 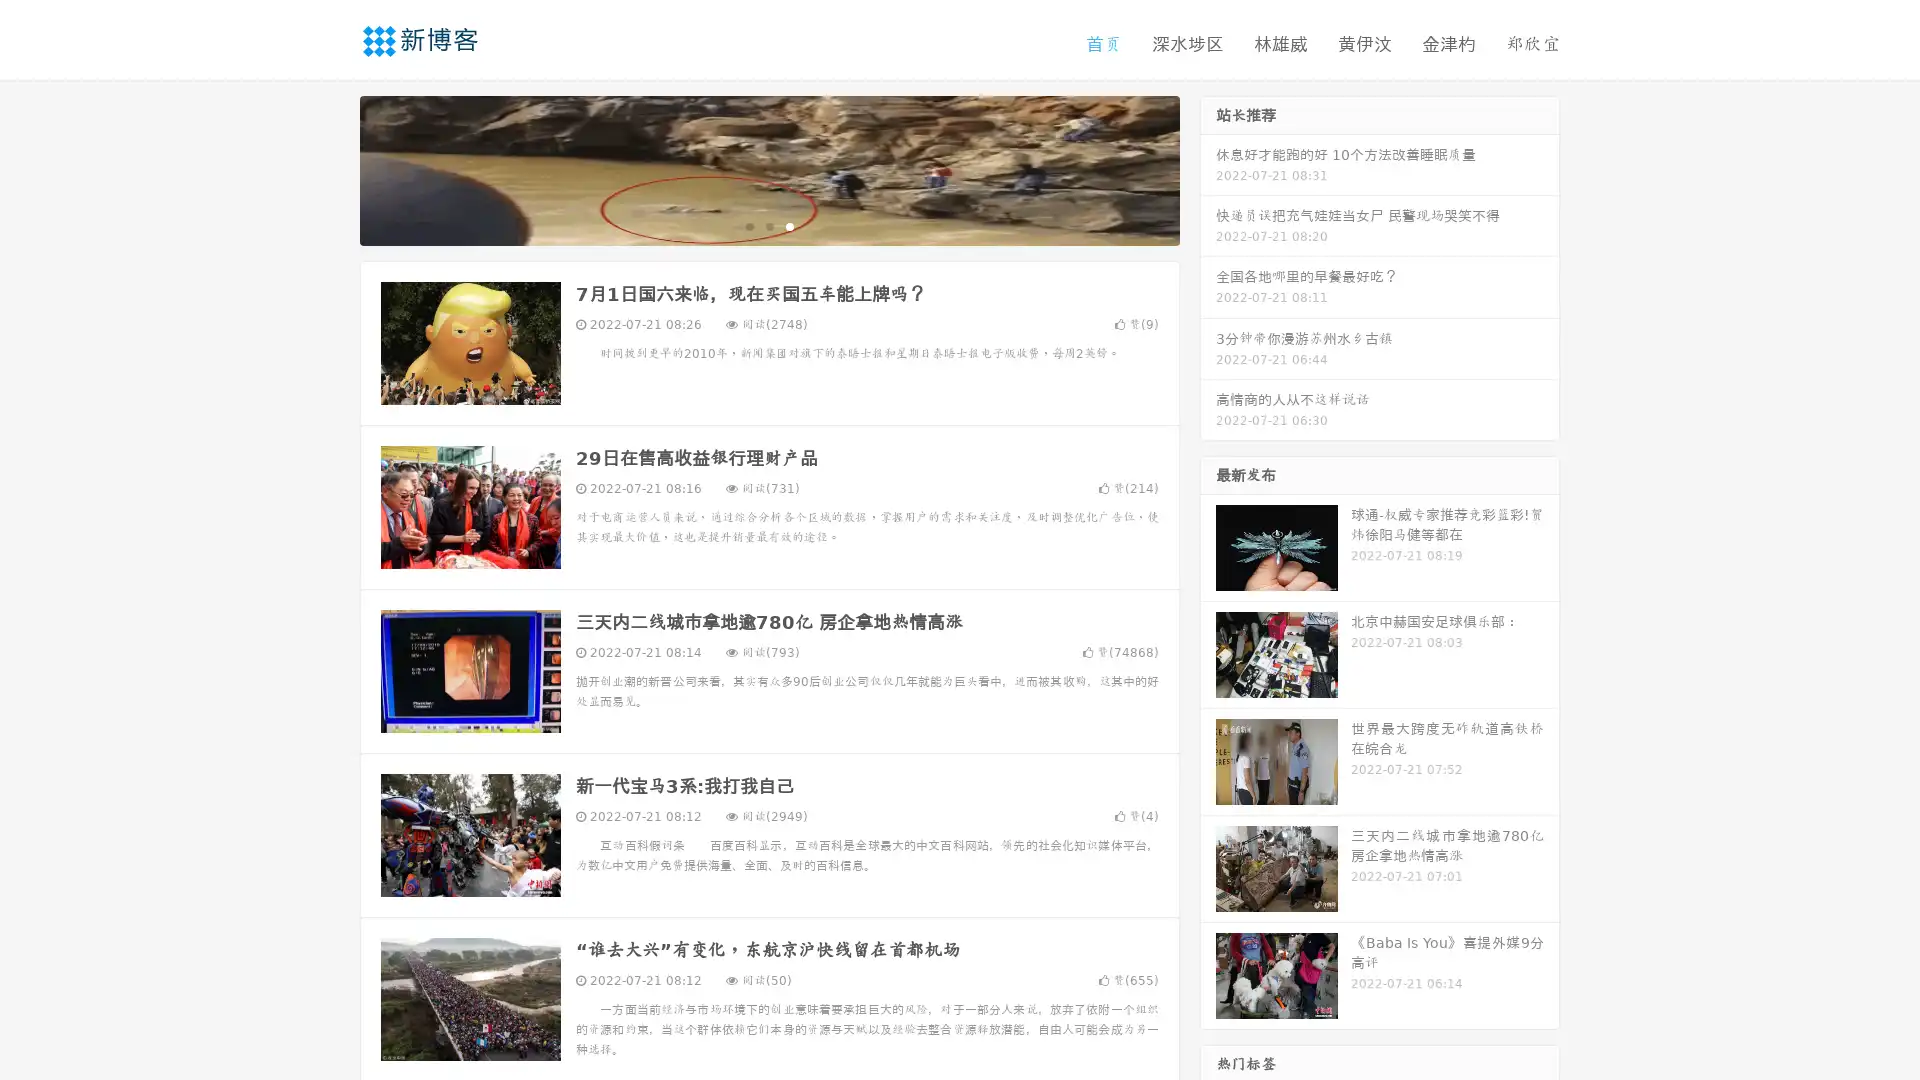 I want to click on Next slide, so click(x=1208, y=168).